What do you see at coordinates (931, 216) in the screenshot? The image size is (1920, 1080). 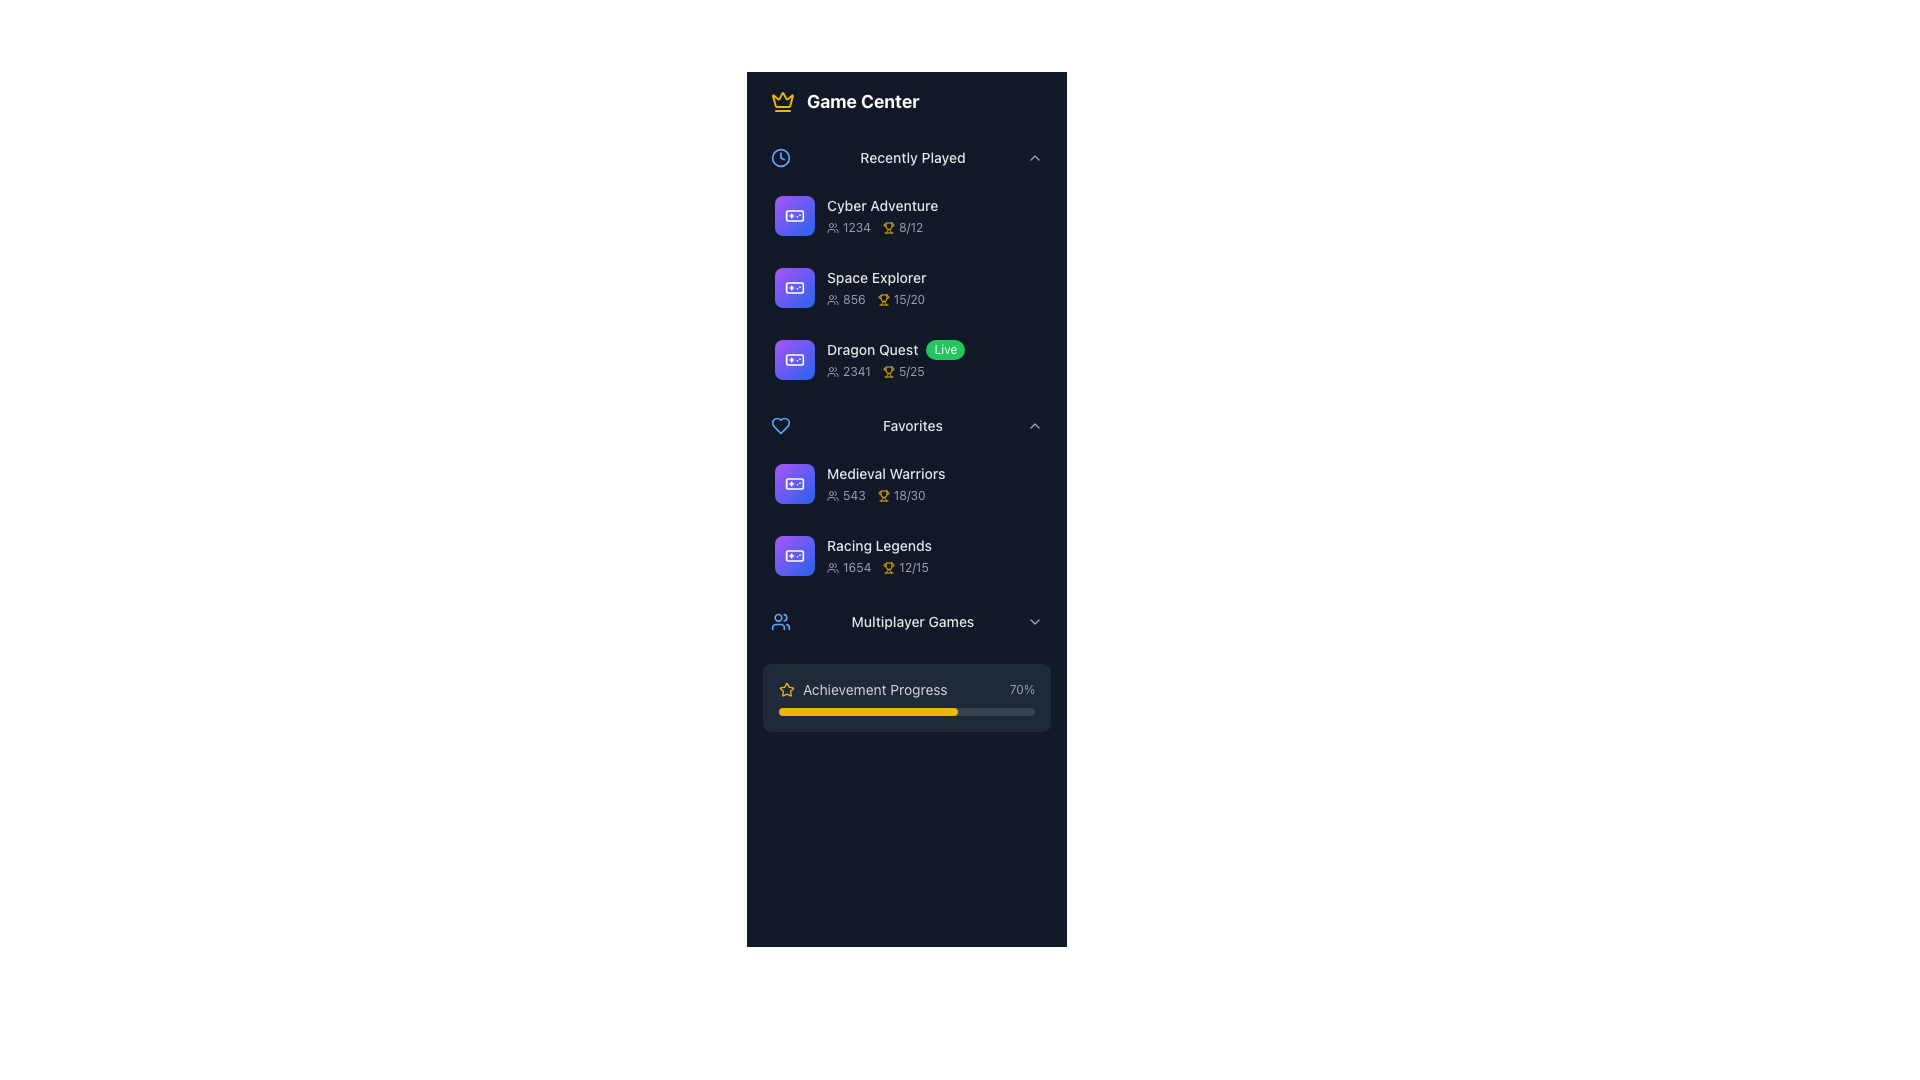 I see `the first list item in the 'Recently Played' category` at bounding box center [931, 216].